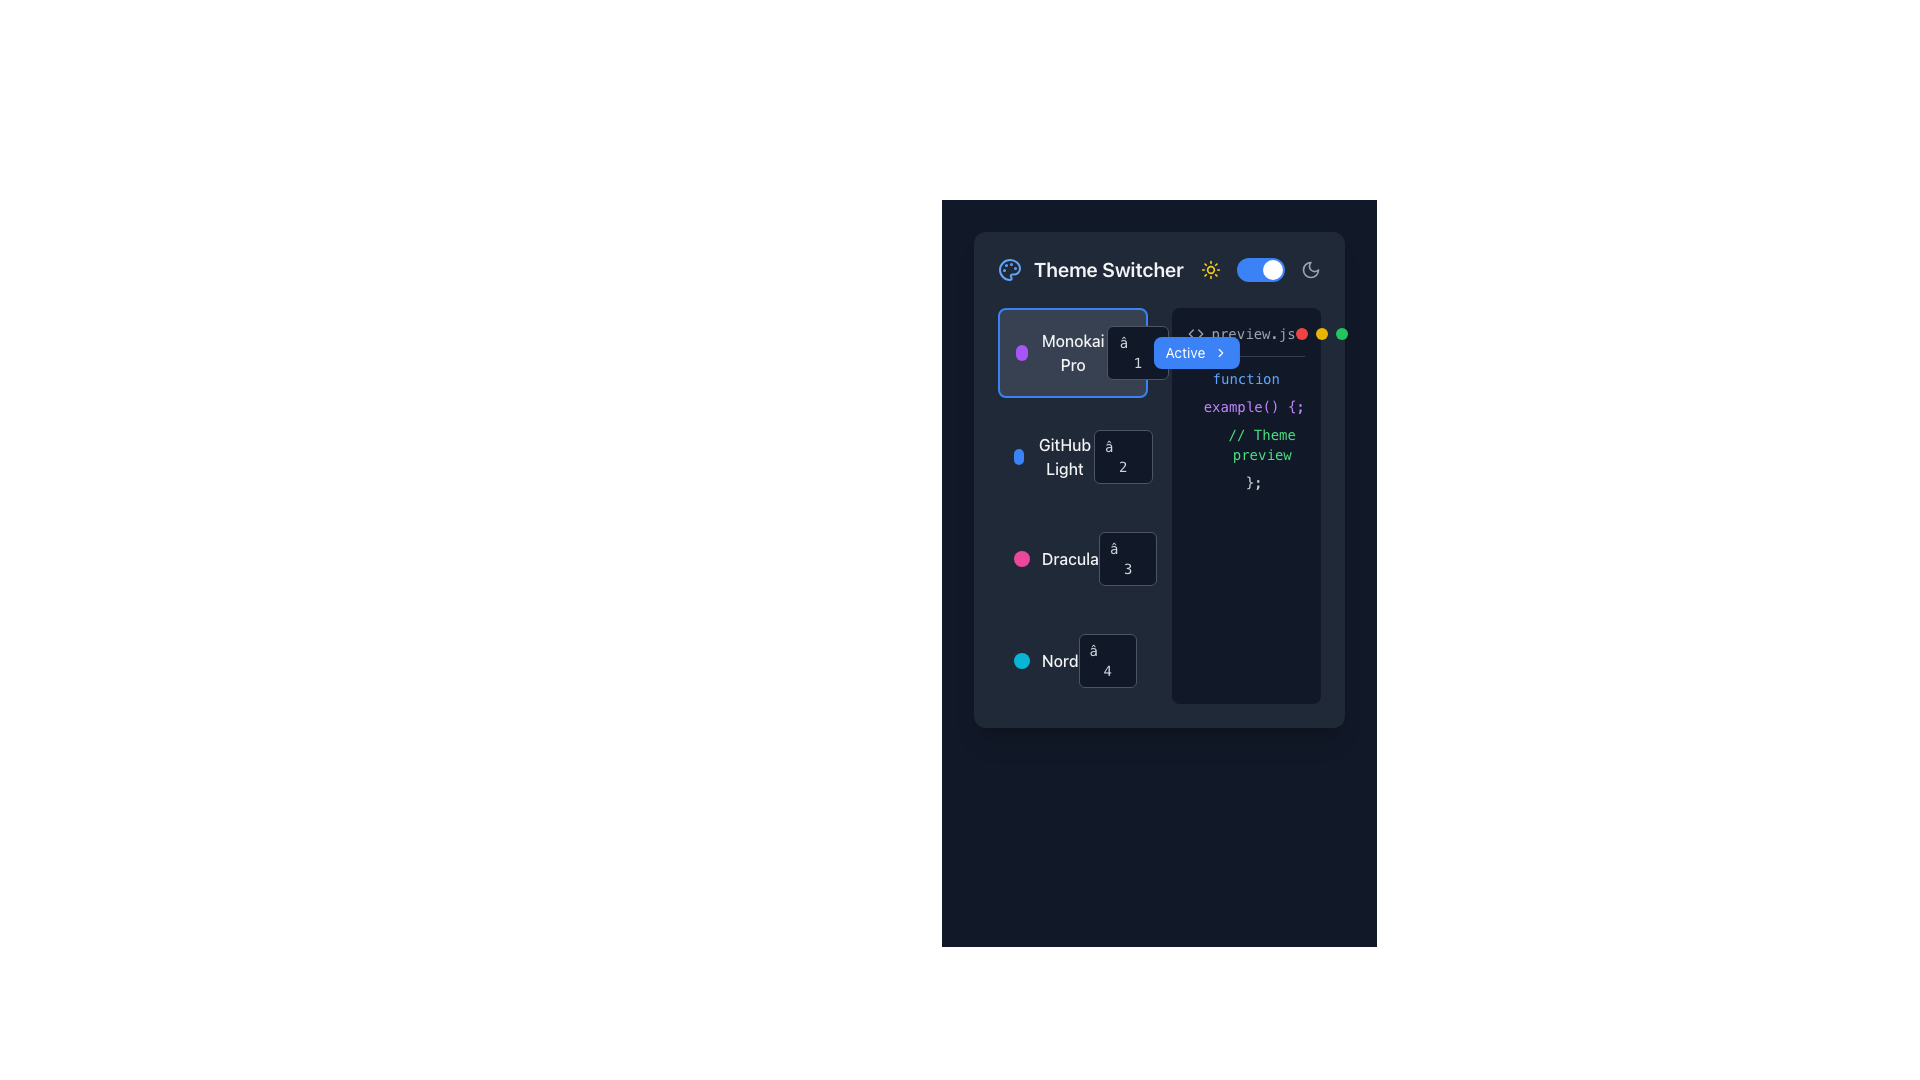 This screenshot has height=1080, width=1920. I want to click on the 'GitHub Light' theme selector button, which is the second button in the vertical list under the 'Theme Switcher' section, to observe a visual change, so click(1071, 456).